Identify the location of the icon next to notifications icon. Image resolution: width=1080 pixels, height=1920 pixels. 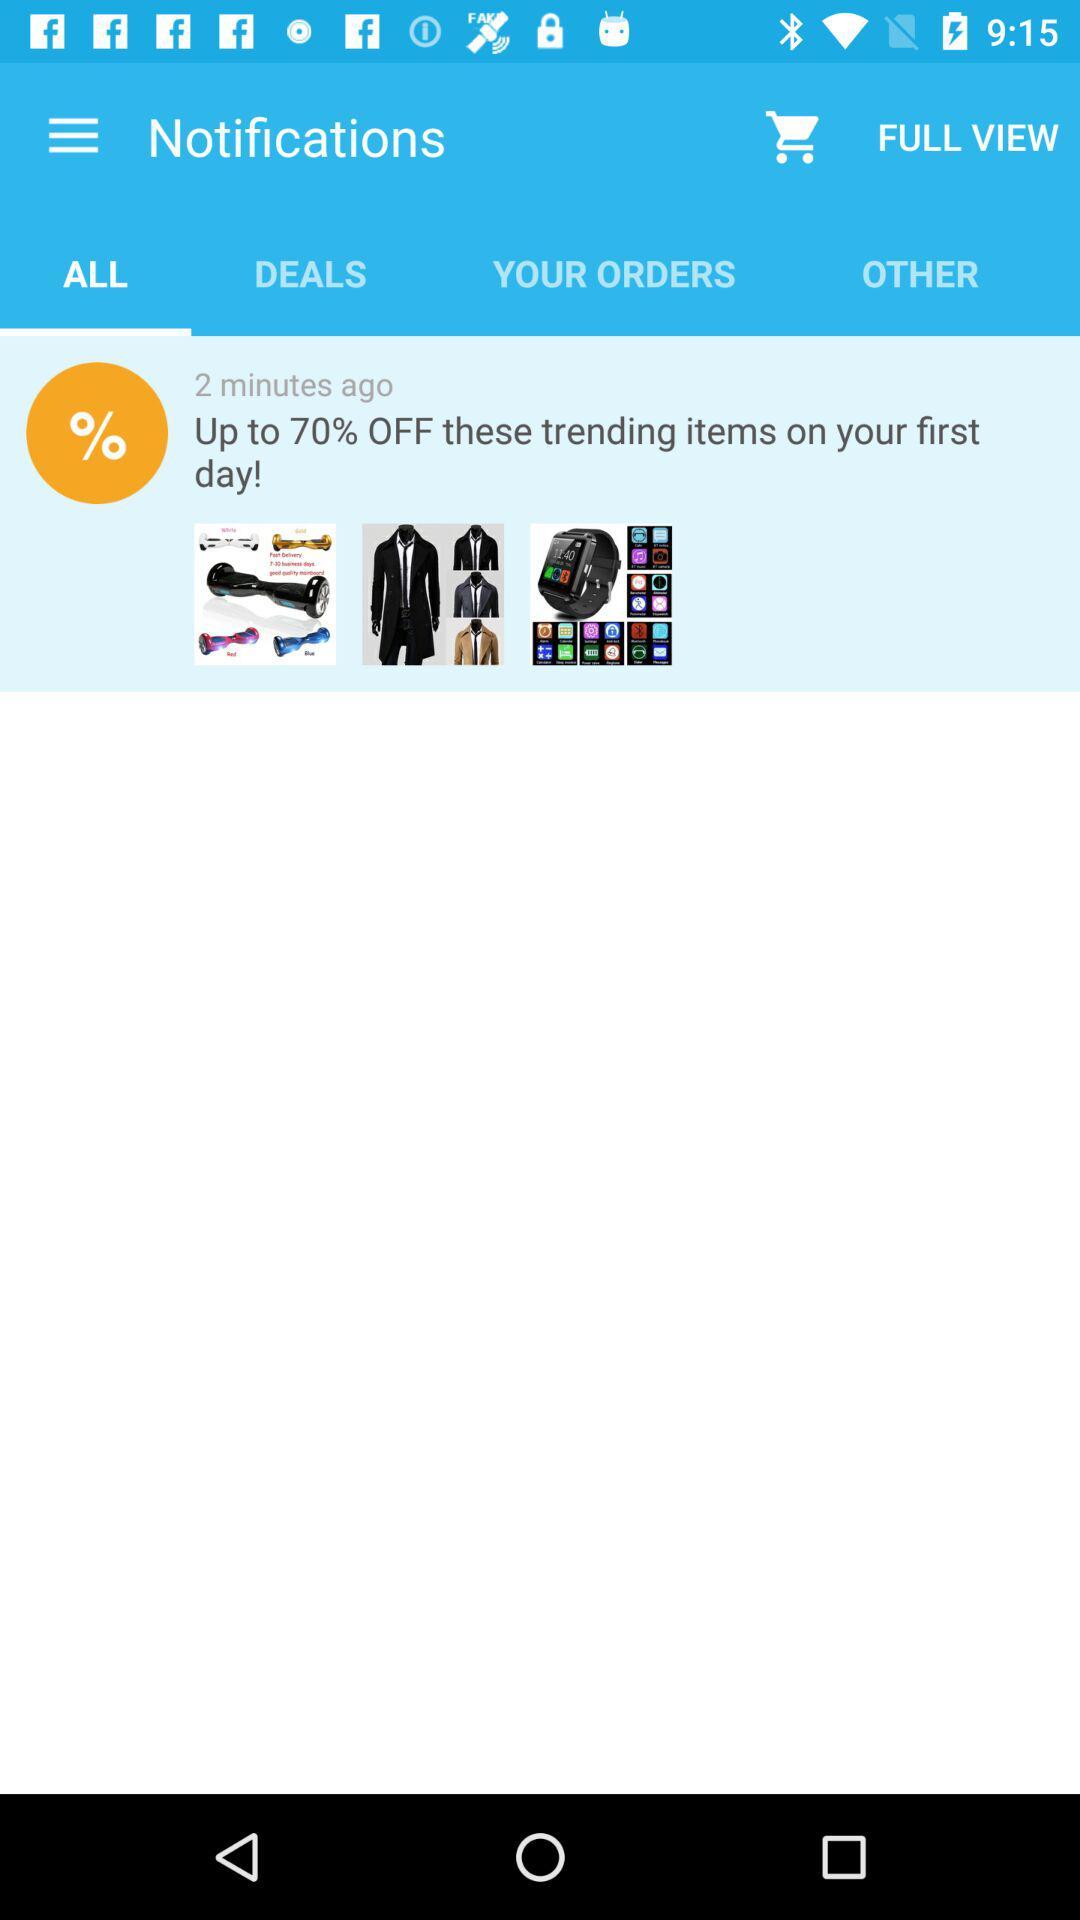
(72, 135).